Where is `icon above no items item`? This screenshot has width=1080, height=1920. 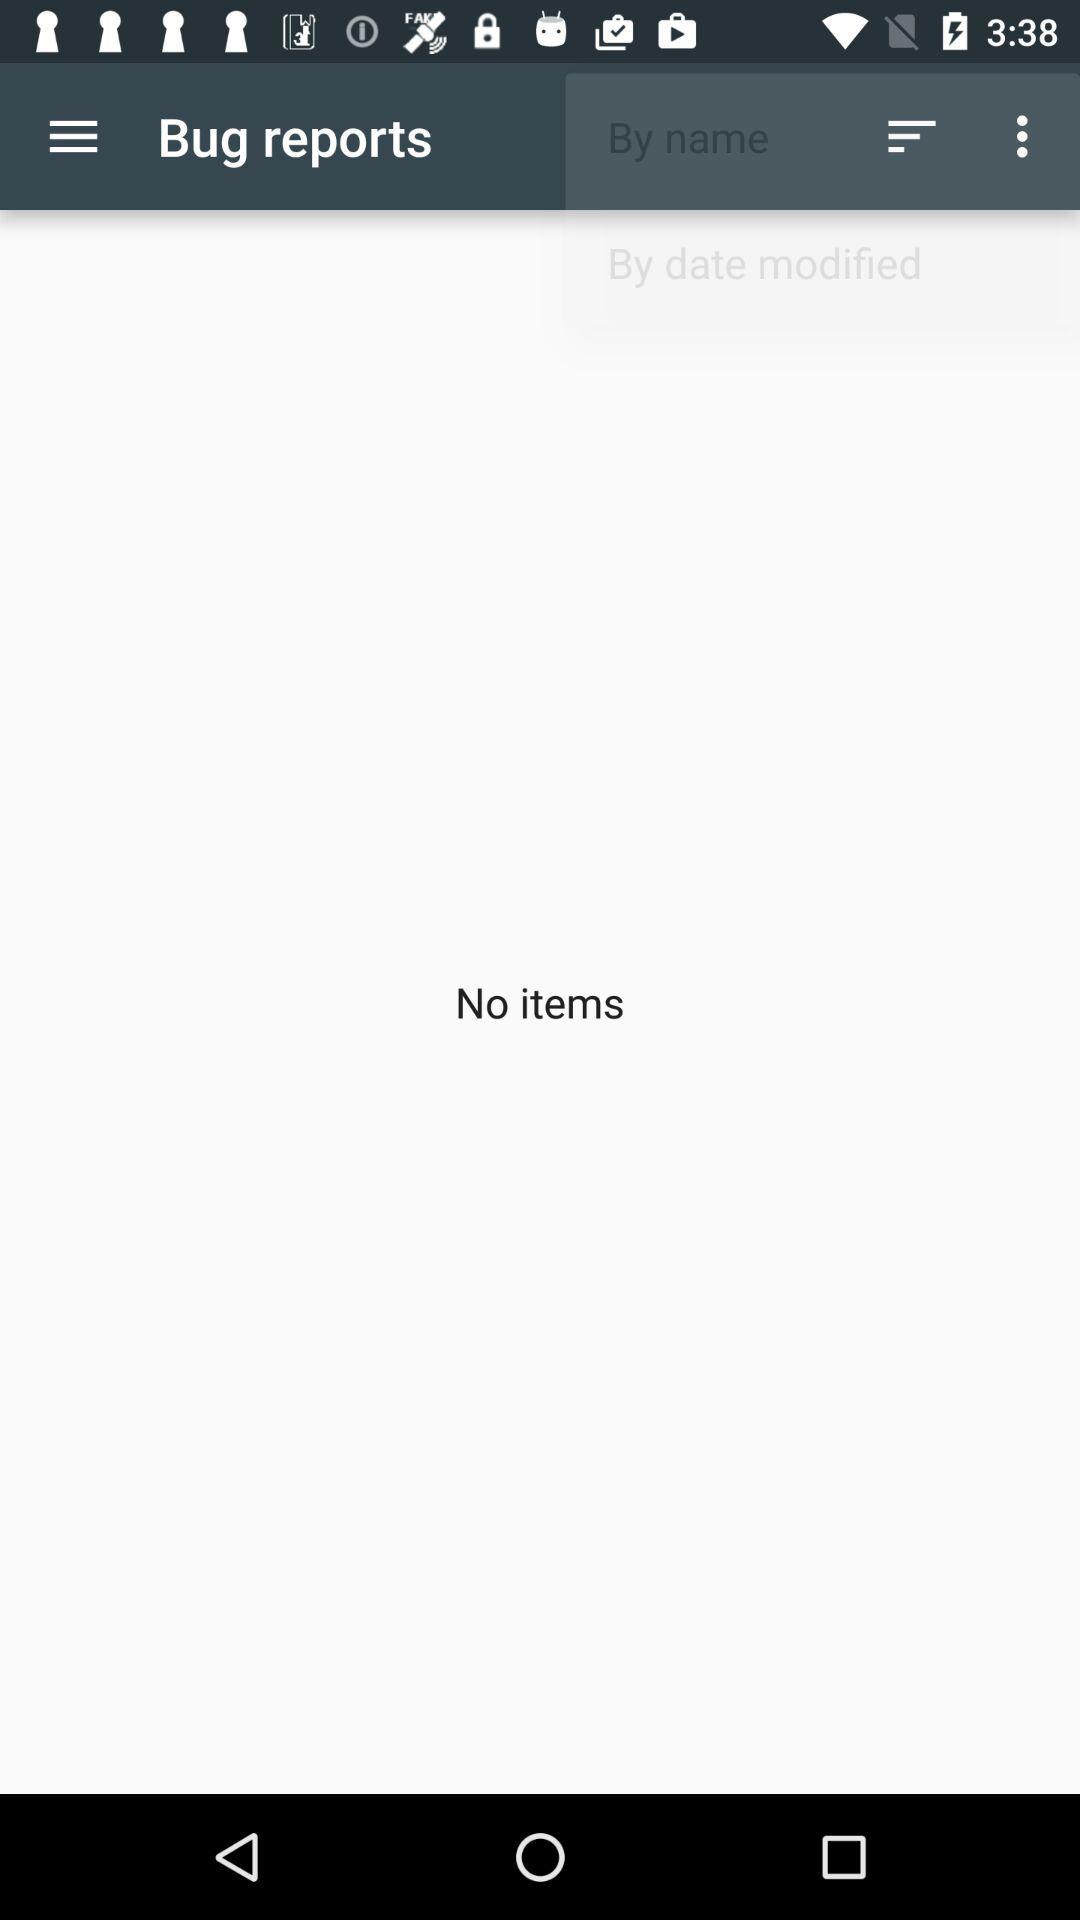 icon above no items item is located at coordinates (1027, 135).